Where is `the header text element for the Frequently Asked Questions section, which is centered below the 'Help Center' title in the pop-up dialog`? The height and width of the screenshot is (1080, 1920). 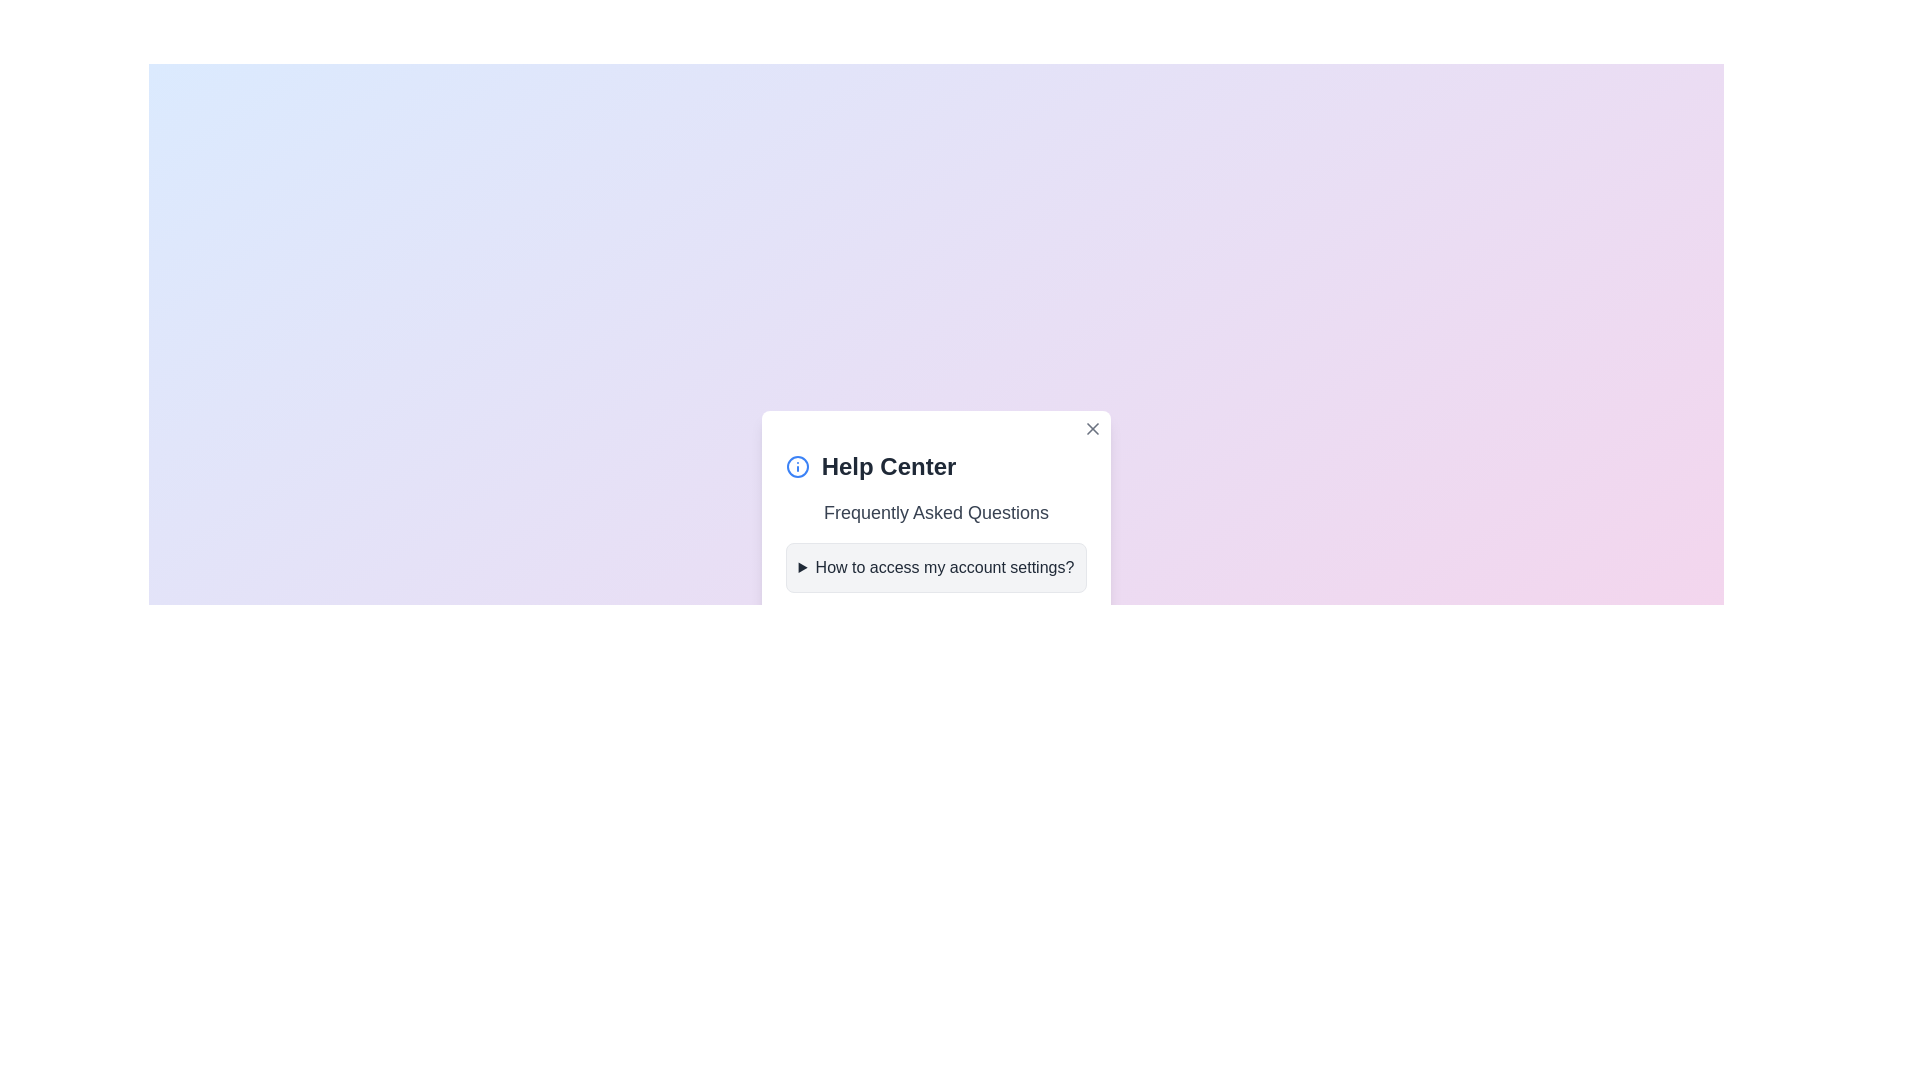
the header text element for the Frequently Asked Questions section, which is centered below the 'Help Center' title in the pop-up dialog is located at coordinates (935, 512).